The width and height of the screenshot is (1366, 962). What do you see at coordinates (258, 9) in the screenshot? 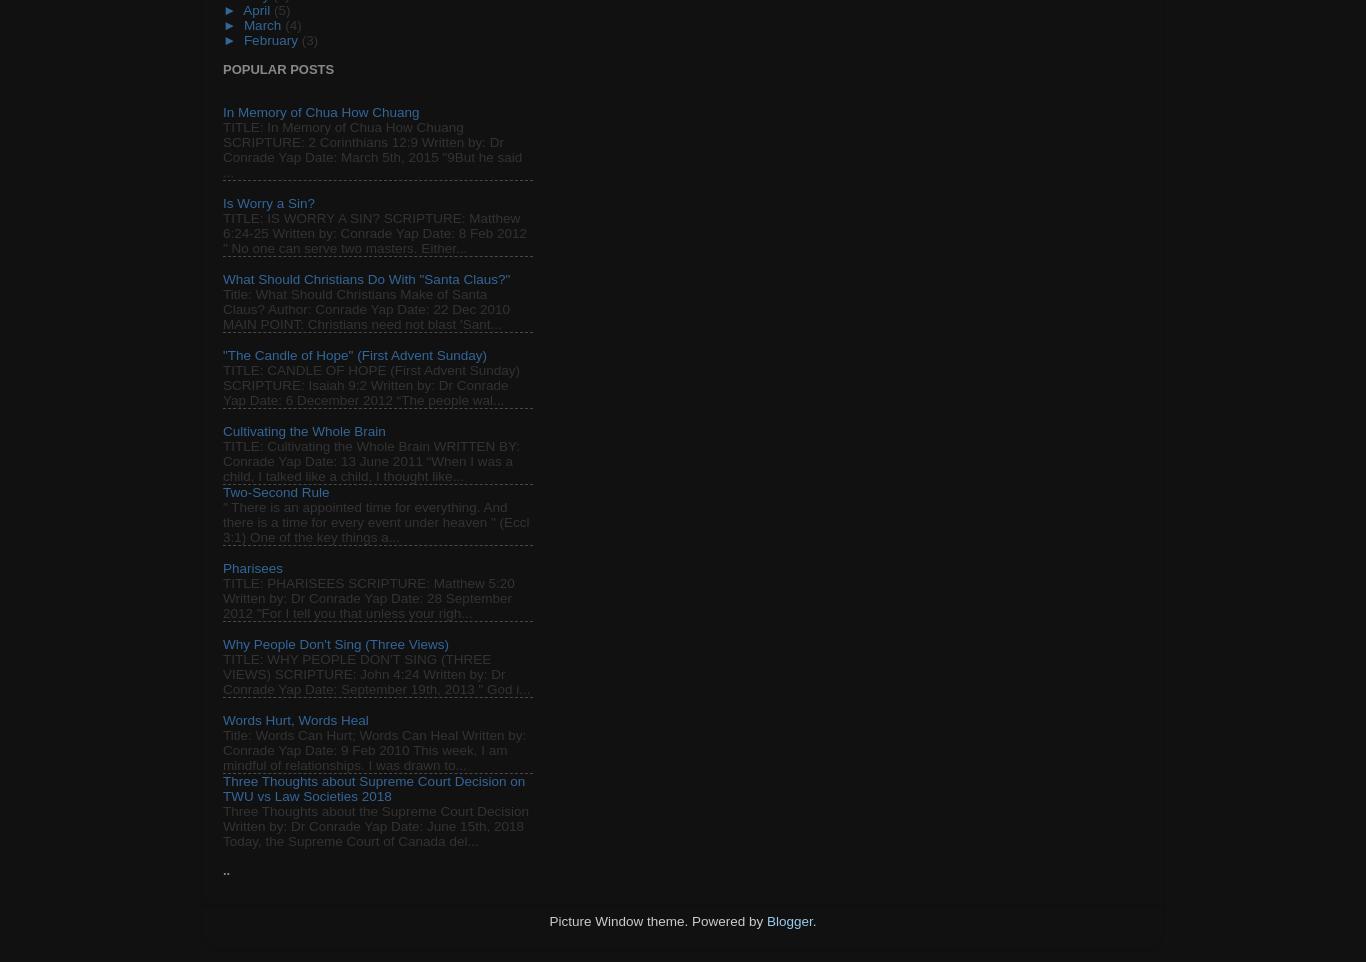
I see `'April'` at bounding box center [258, 9].